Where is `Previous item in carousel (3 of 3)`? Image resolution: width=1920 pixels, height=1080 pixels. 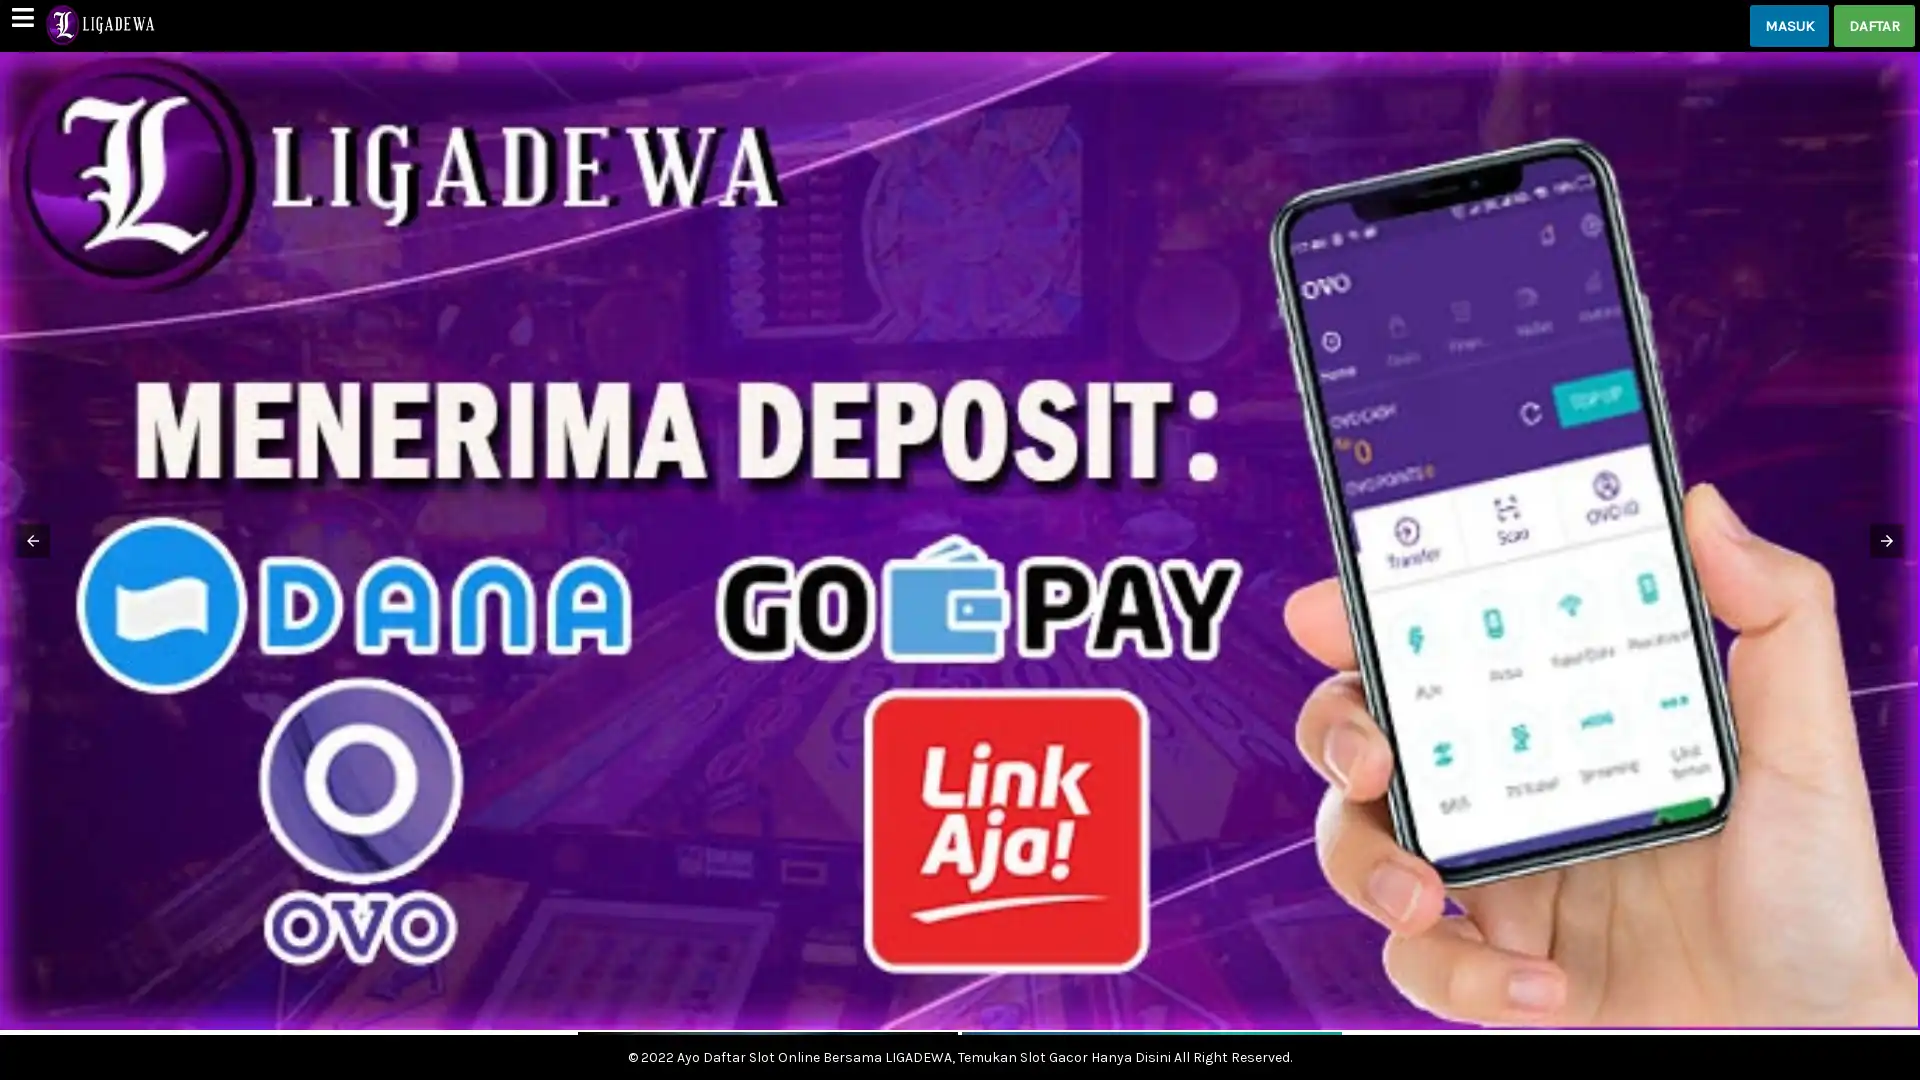 Previous item in carousel (3 of 3) is located at coordinates (33, 540).